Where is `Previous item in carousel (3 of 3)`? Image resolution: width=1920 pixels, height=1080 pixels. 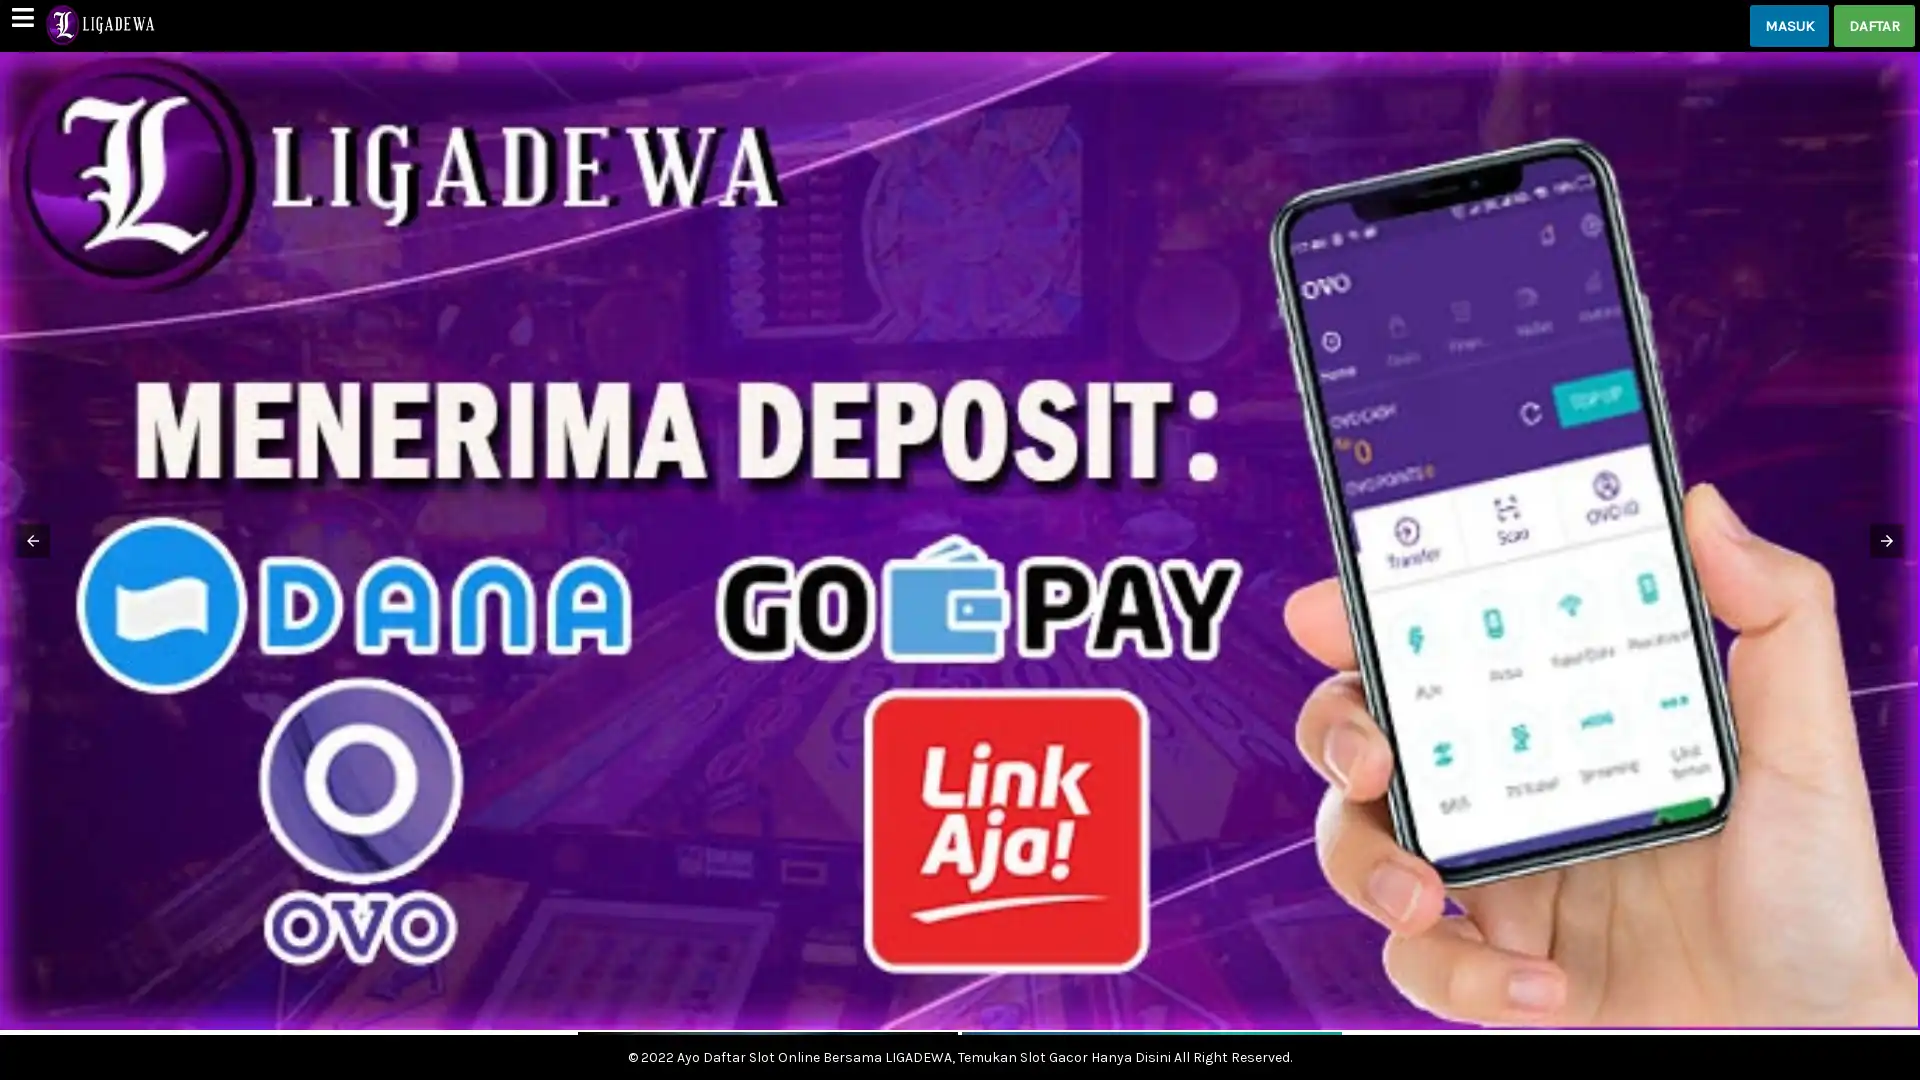 Previous item in carousel (3 of 3) is located at coordinates (33, 540).